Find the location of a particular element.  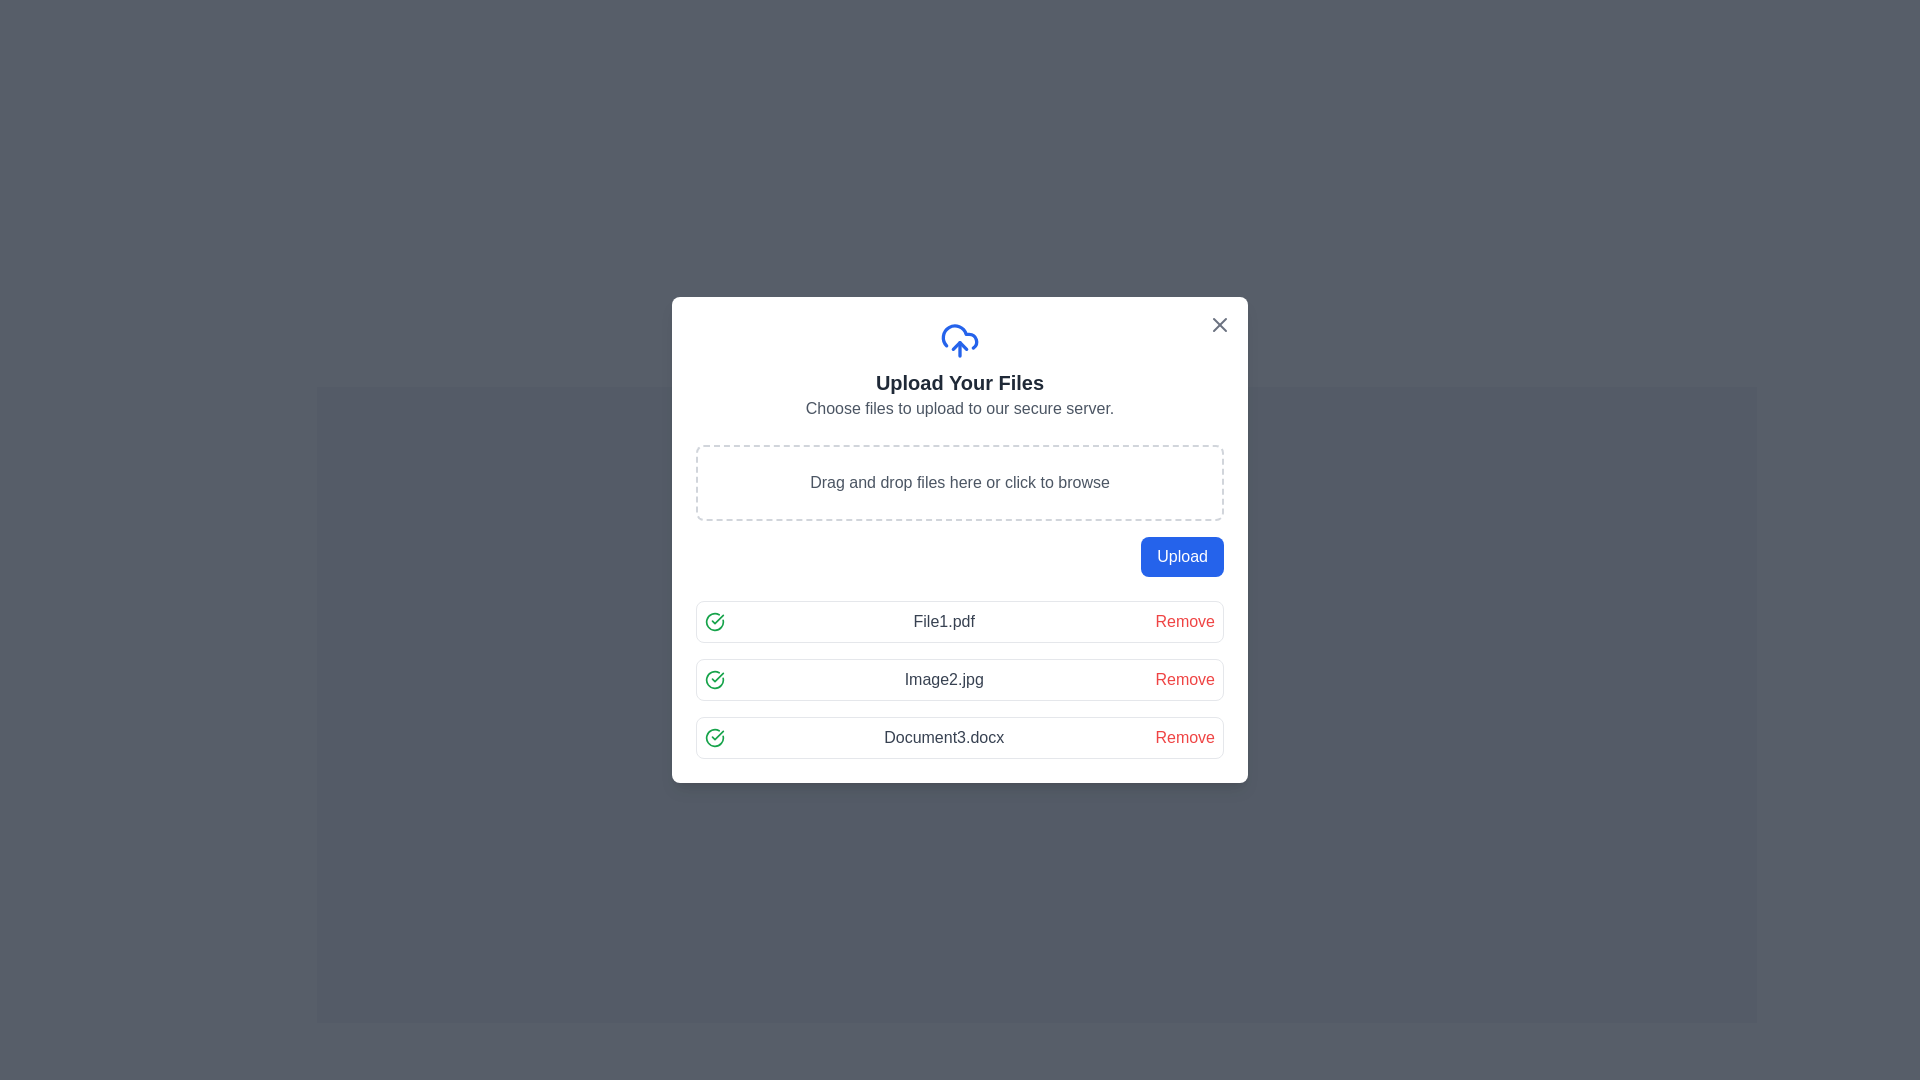

the confirm button for initiating the upload process is located at coordinates (1182, 556).